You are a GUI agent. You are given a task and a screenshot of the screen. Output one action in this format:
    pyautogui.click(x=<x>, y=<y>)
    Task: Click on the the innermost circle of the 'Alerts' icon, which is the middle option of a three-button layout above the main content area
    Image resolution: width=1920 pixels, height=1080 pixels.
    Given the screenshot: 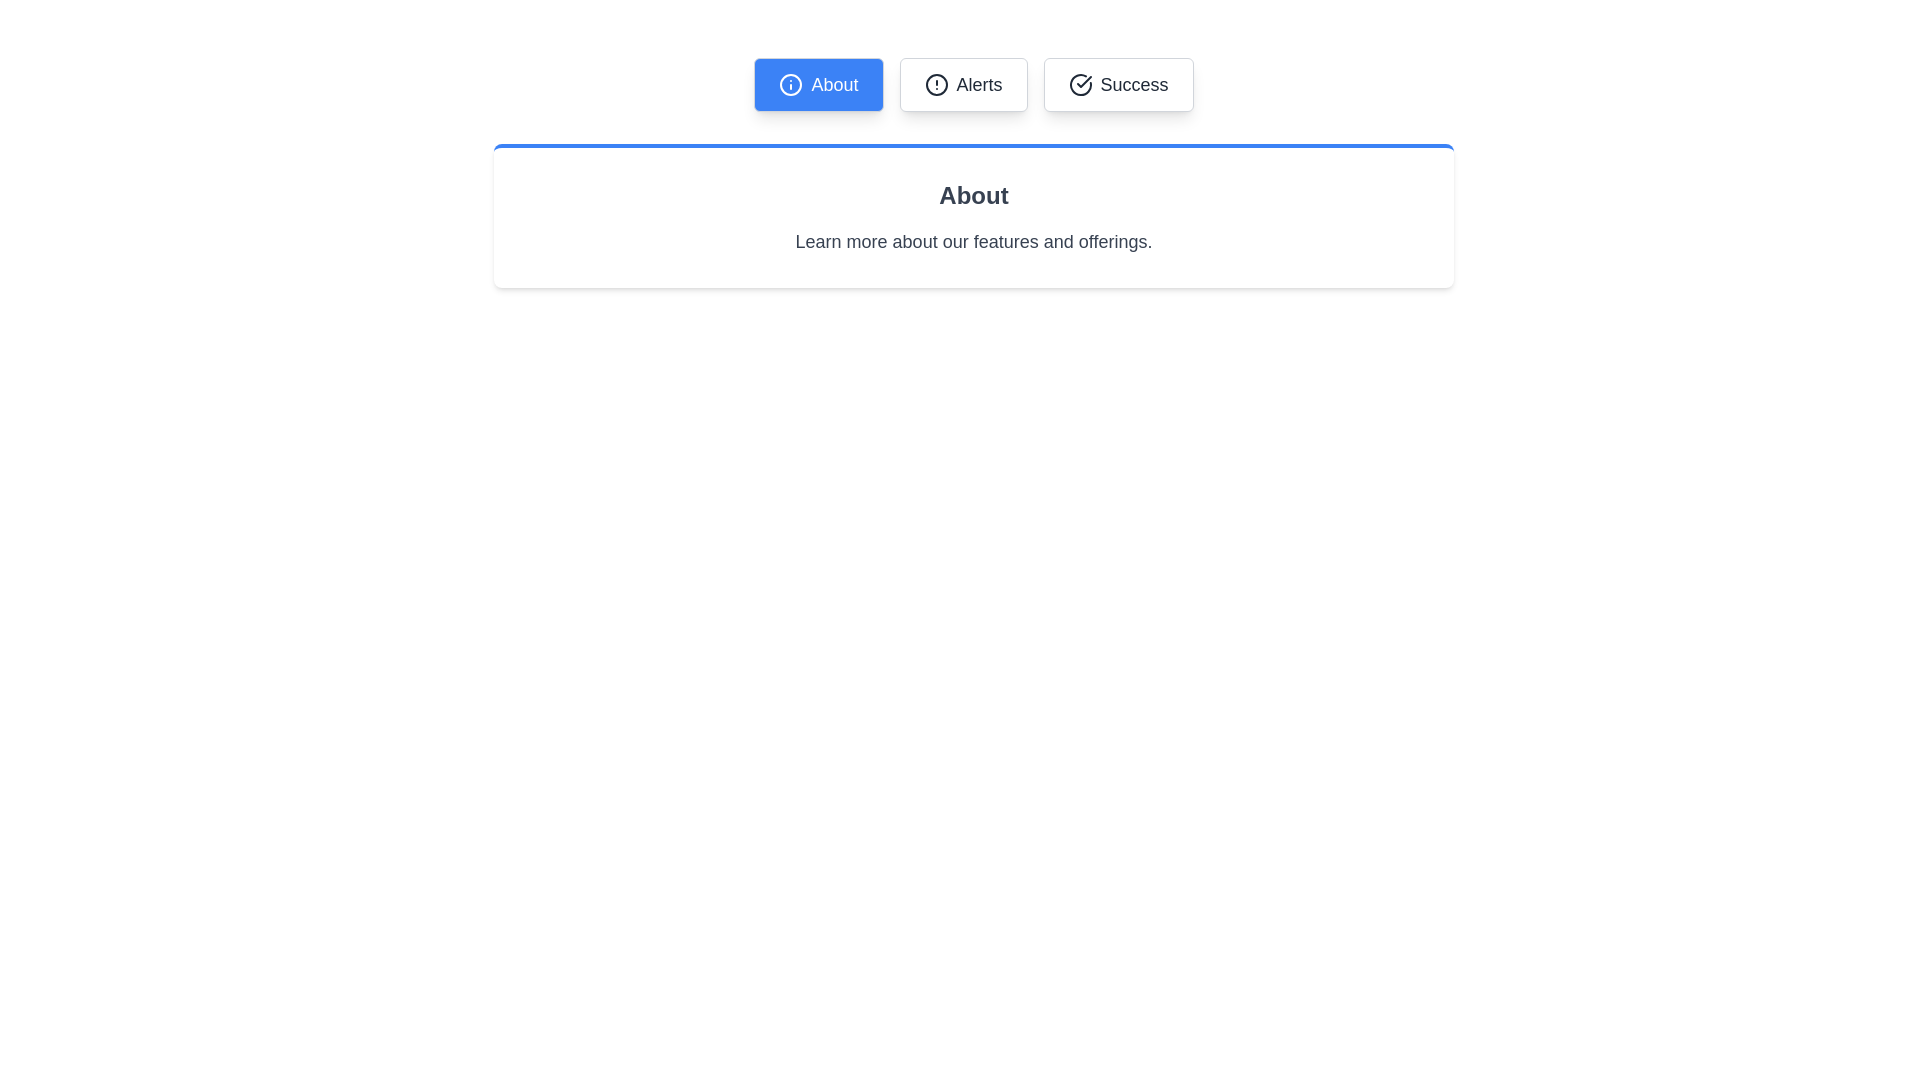 What is the action you would take?
    pyautogui.click(x=935, y=83)
    